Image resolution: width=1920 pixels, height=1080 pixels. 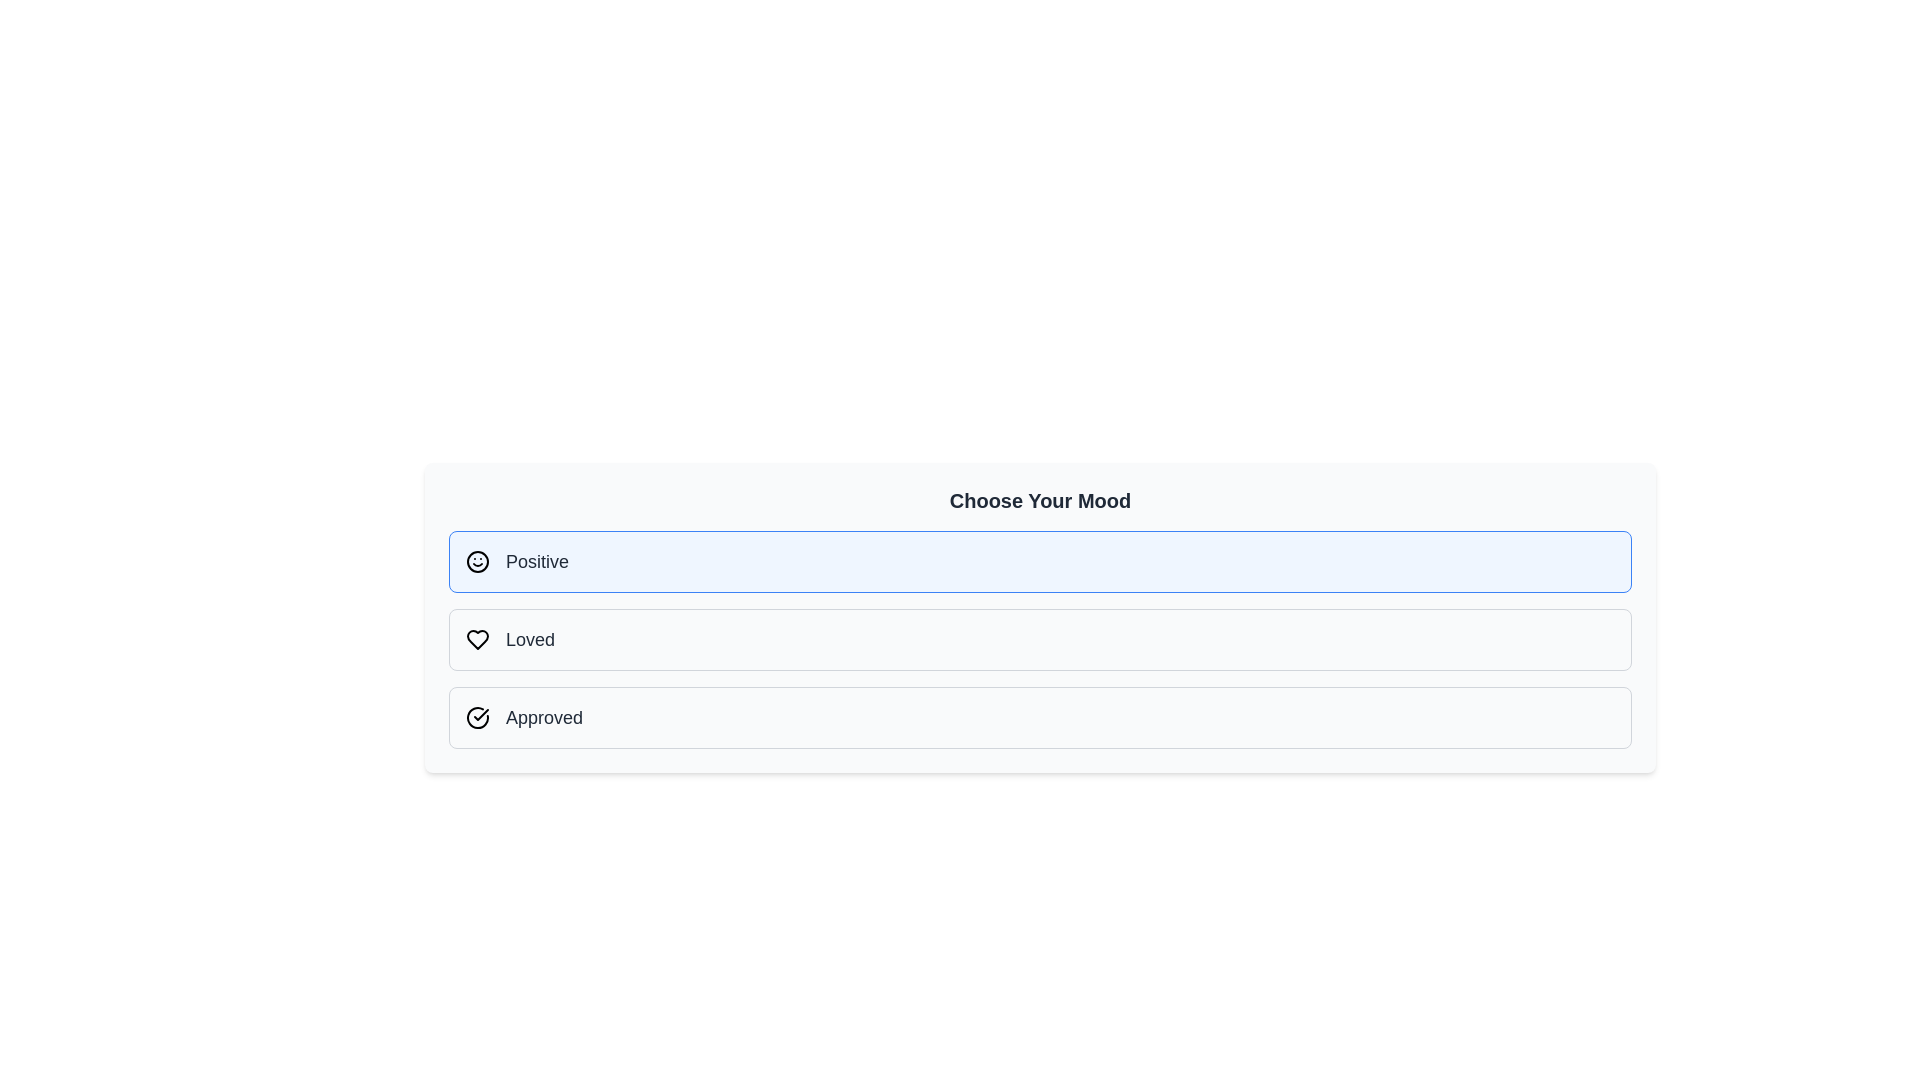 What do you see at coordinates (477, 640) in the screenshot?
I see `the 'Loved' mood icon located in the 'Choose Your Mood' section` at bounding box center [477, 640].